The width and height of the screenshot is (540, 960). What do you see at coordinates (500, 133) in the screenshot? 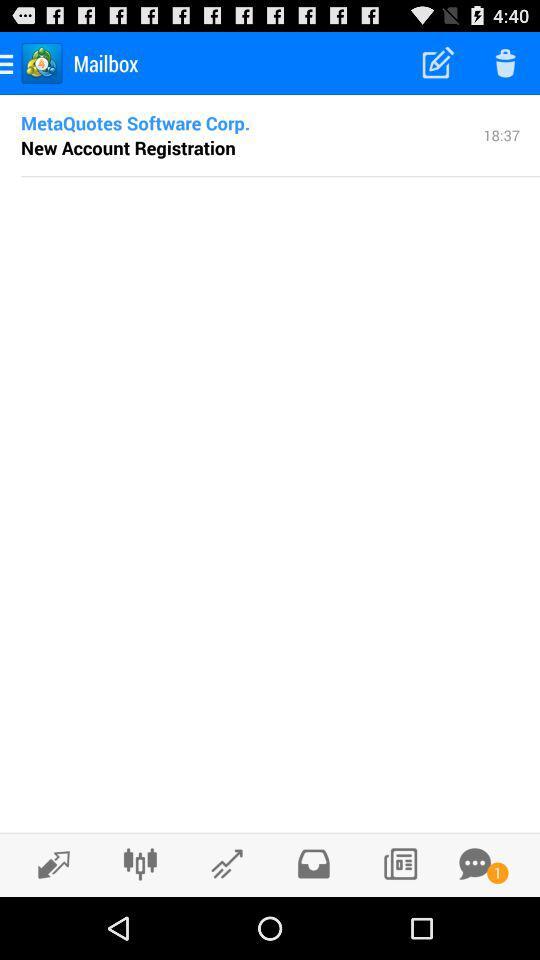
I see `icon next to metaquotes software corp. icon` at bounding box center [500, 133].